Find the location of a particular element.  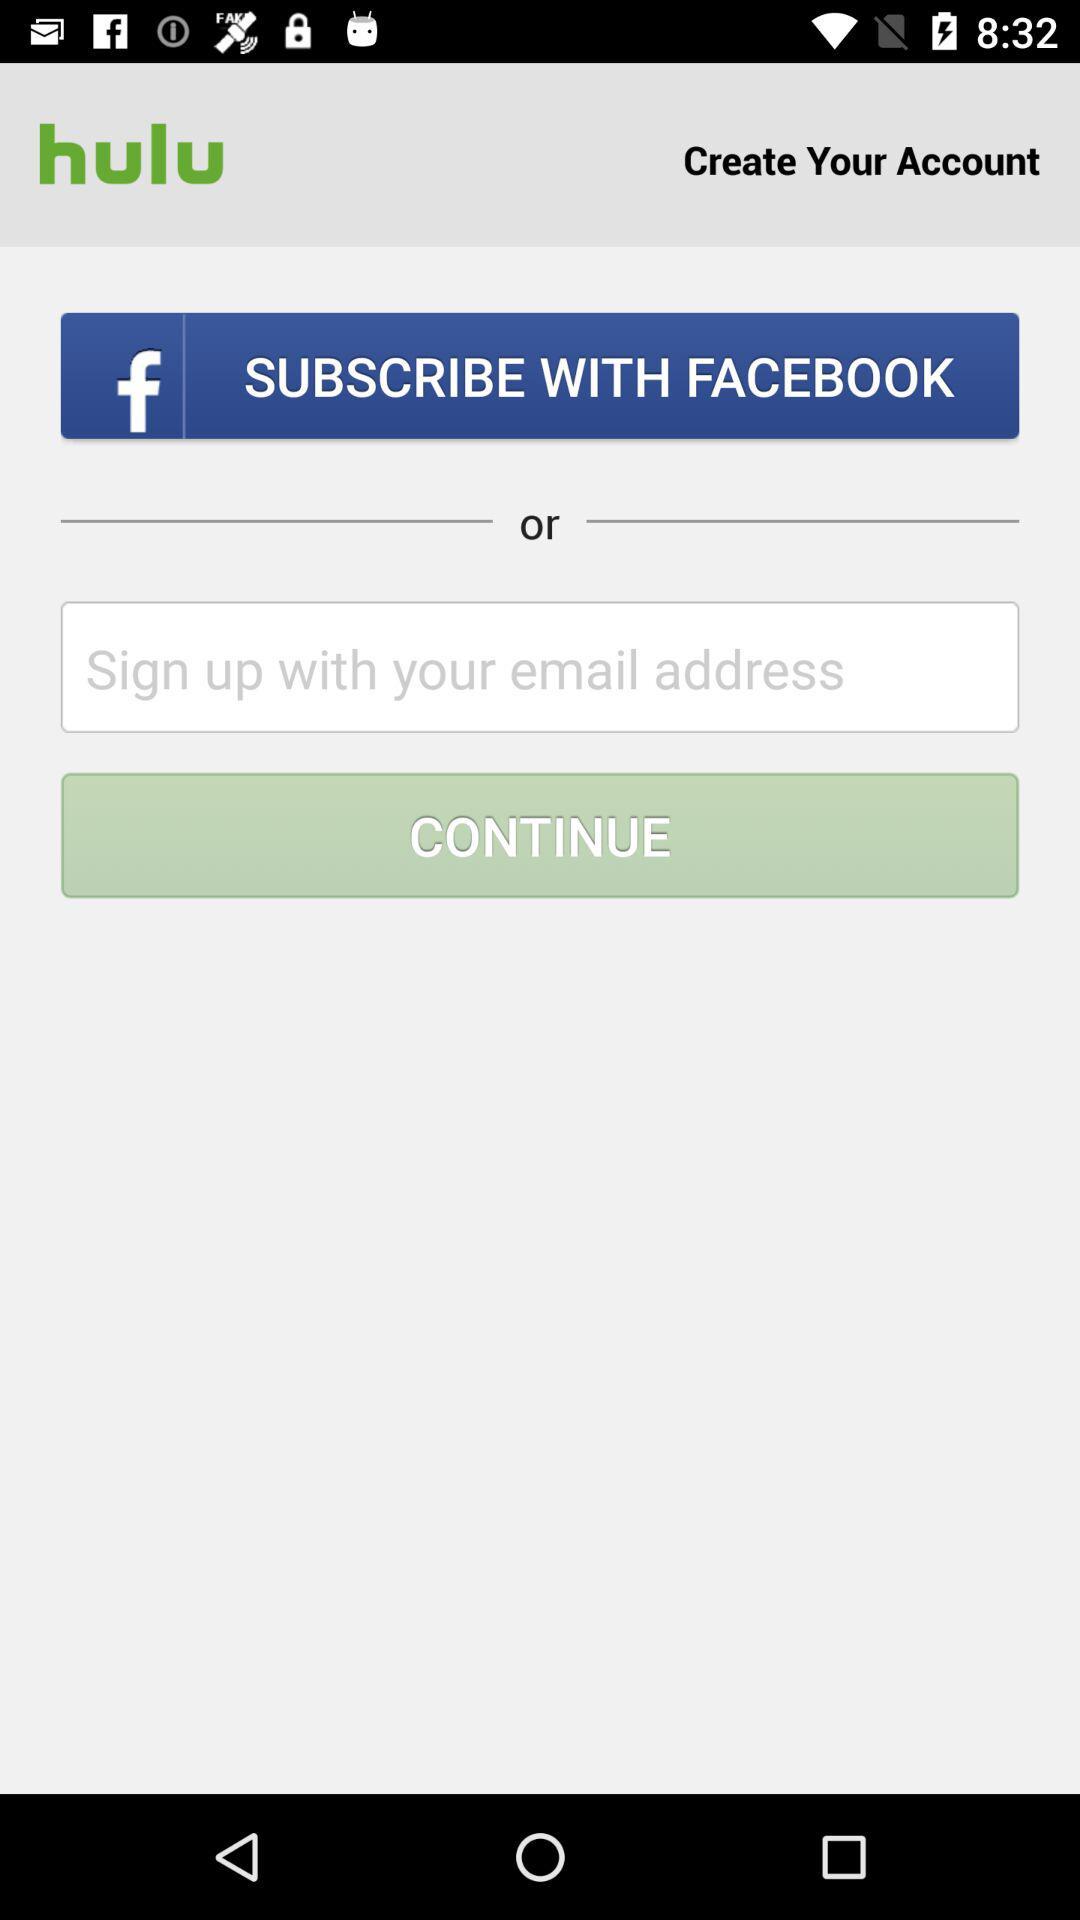

the continue is located at coordinates (540, 835).